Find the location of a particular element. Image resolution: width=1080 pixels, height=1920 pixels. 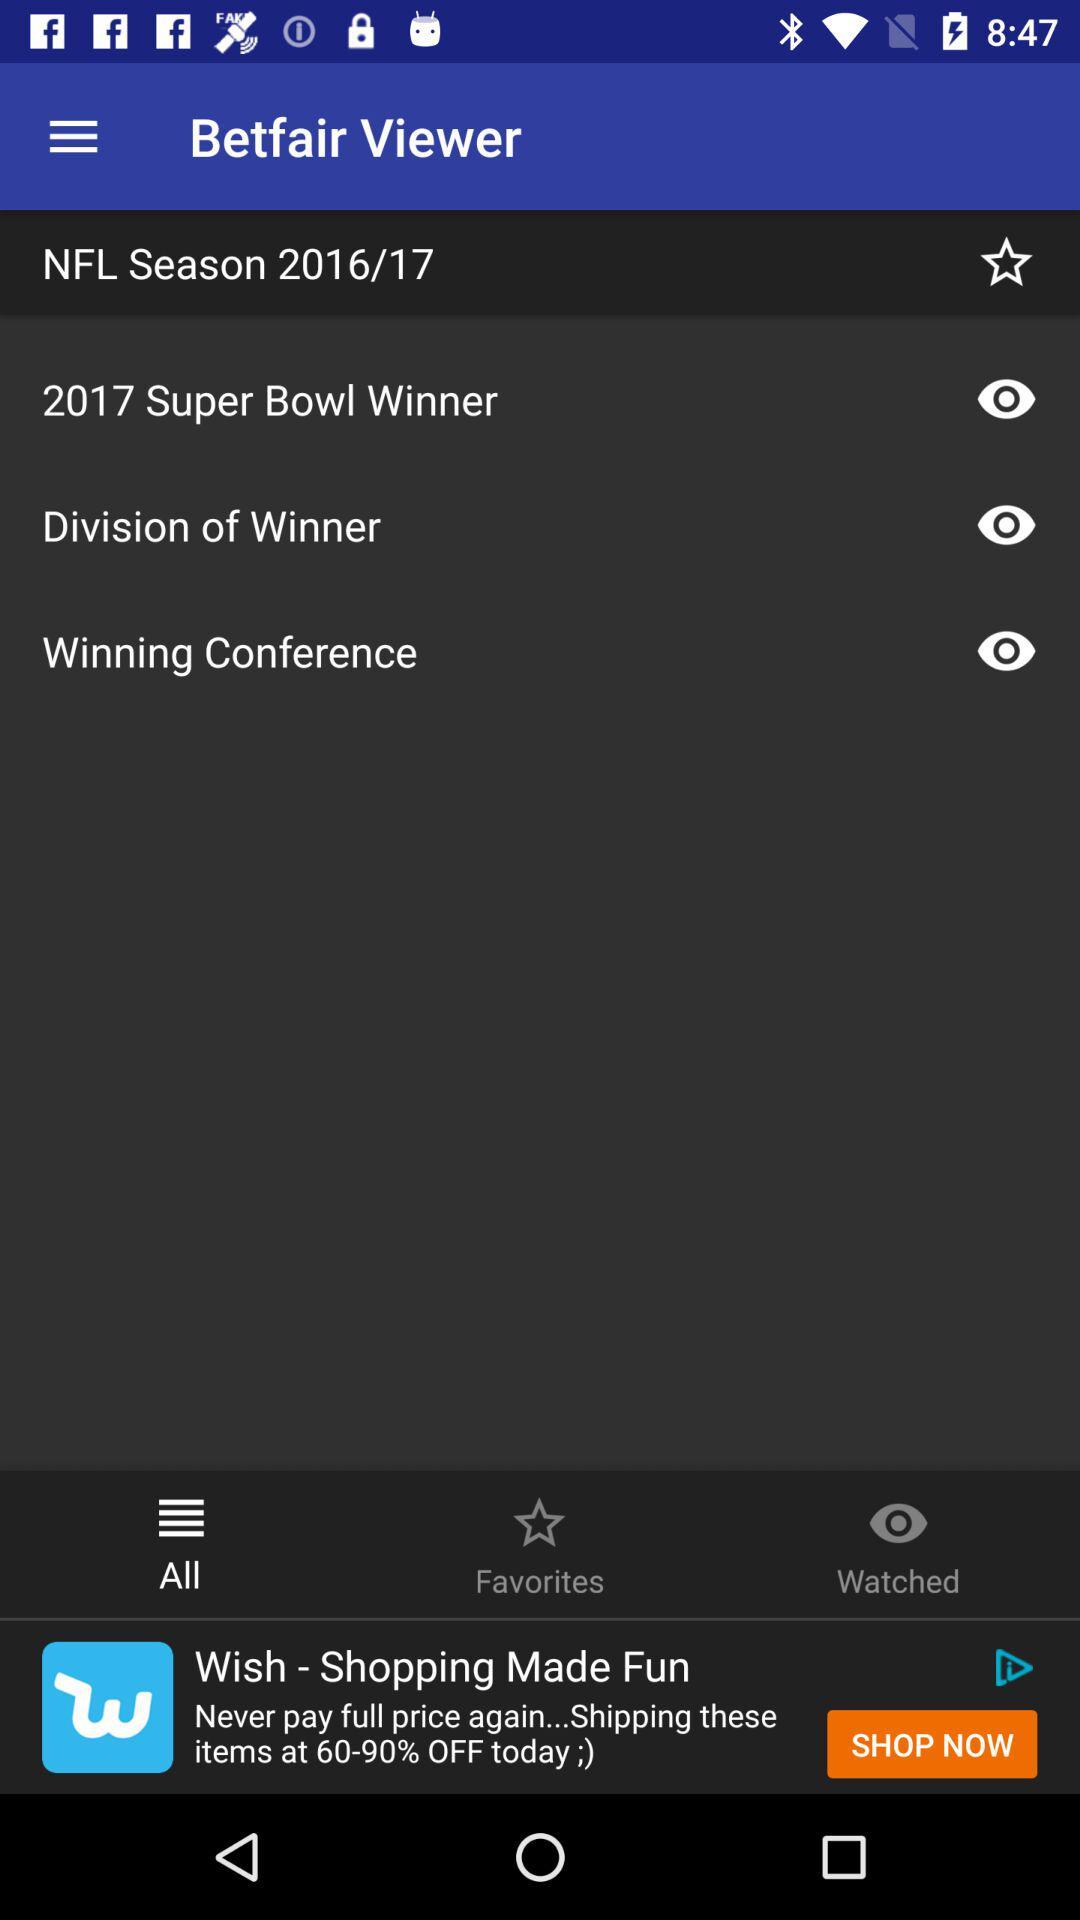

the blue colored logo at the bottom left corner of the page is located at coordinates (107, 1706).